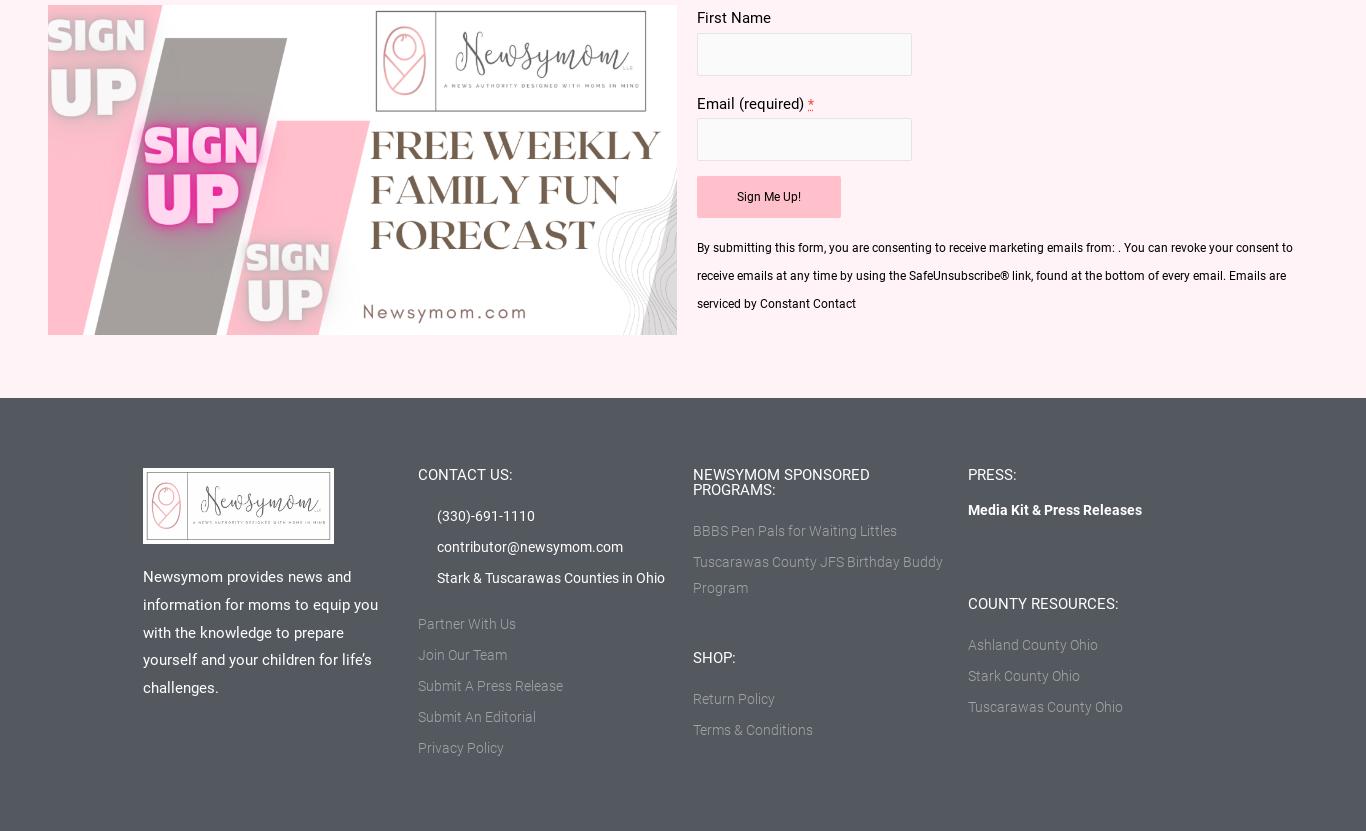 Image resolution: width=1366 pixels, height=831 pixels. What do you see at coordinates (486, 513) in the screenshot?
I see `'(330)-691-1110'` at bounding box center [486, 513].